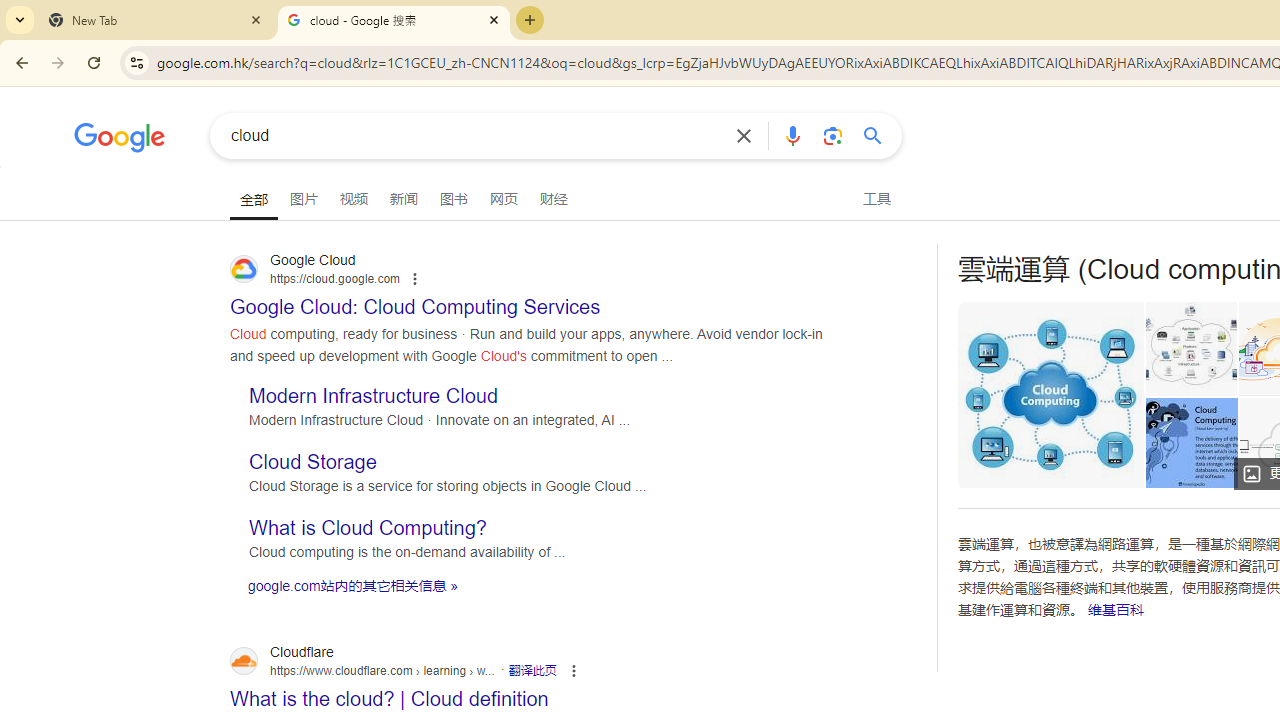  What do you see at coordinates (368, 527) in the screenshot?
I see `'What is Cloud Computing?'` at bounding box center [368, 527].